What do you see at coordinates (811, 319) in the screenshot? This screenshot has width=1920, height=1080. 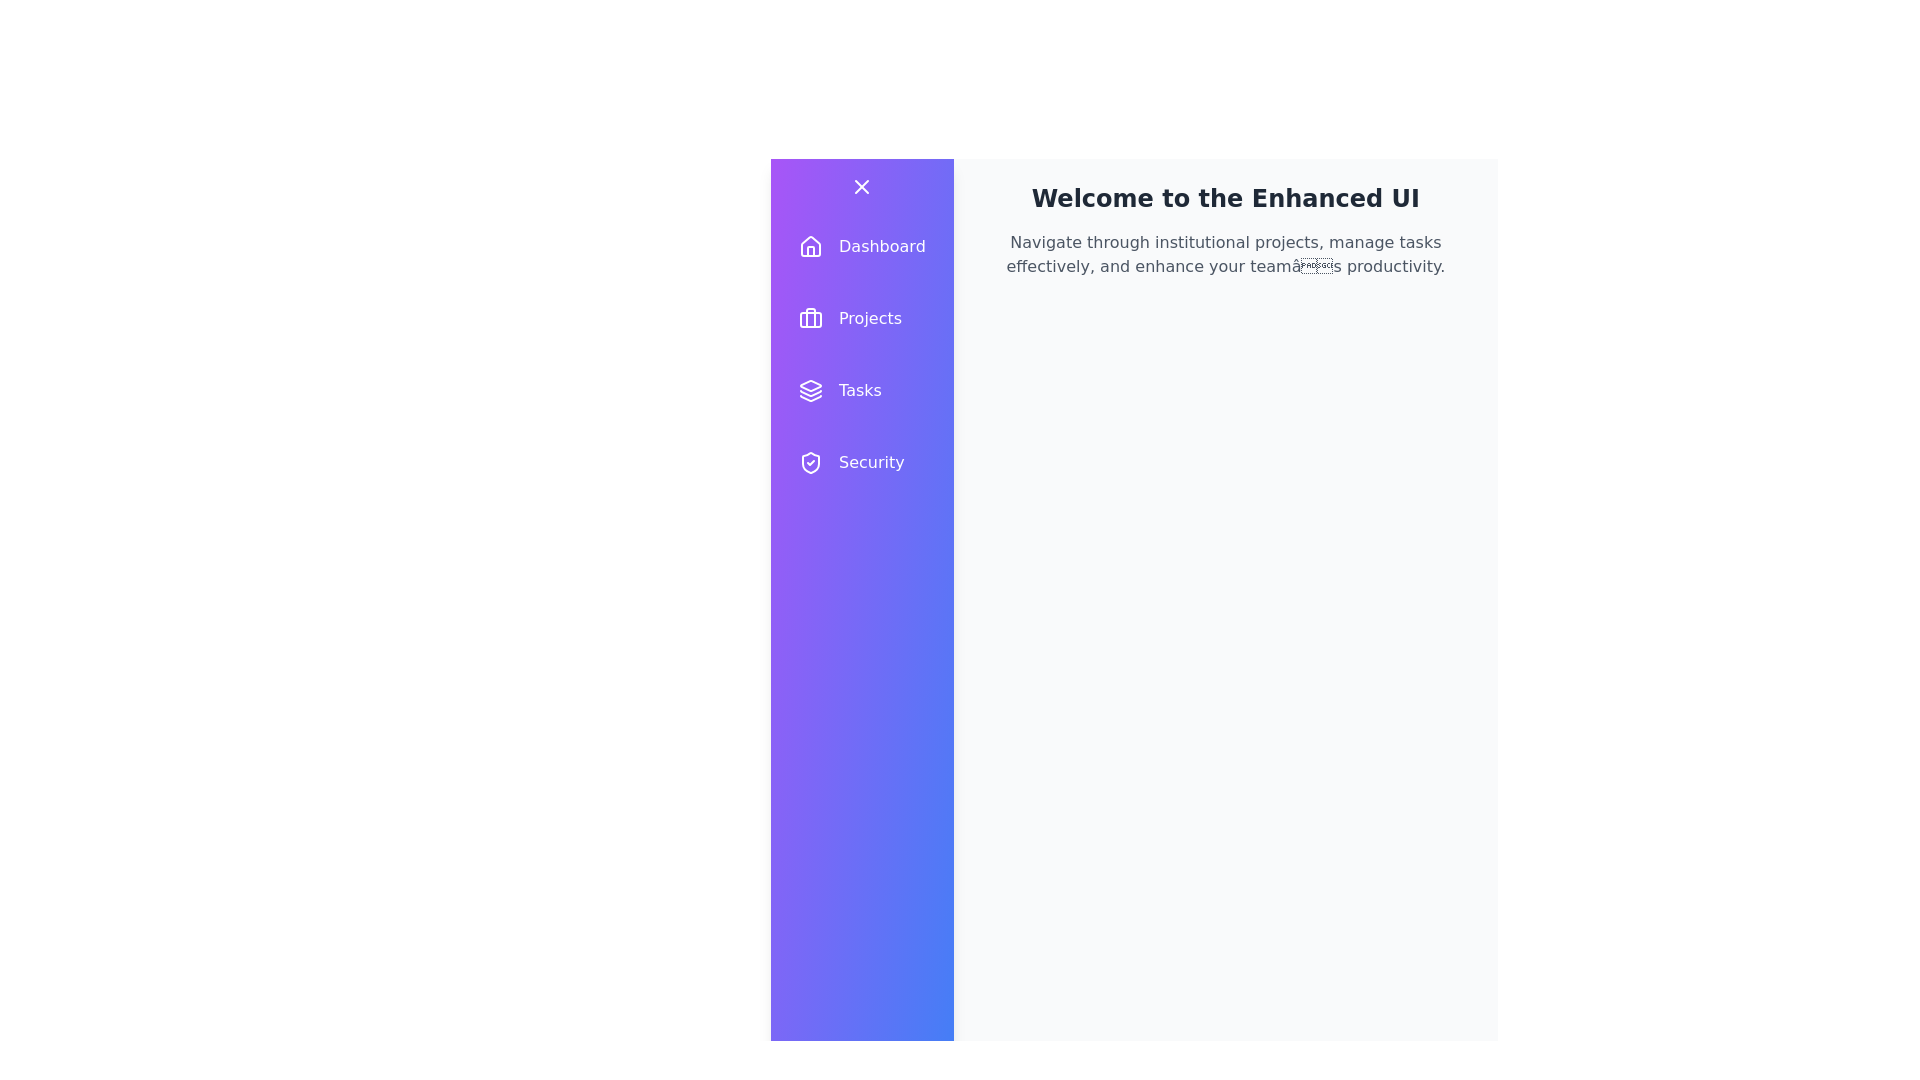 I see `the rectangular decoration within the 'Projects' icon in the navigation bar` at bounding box center [811, 319].